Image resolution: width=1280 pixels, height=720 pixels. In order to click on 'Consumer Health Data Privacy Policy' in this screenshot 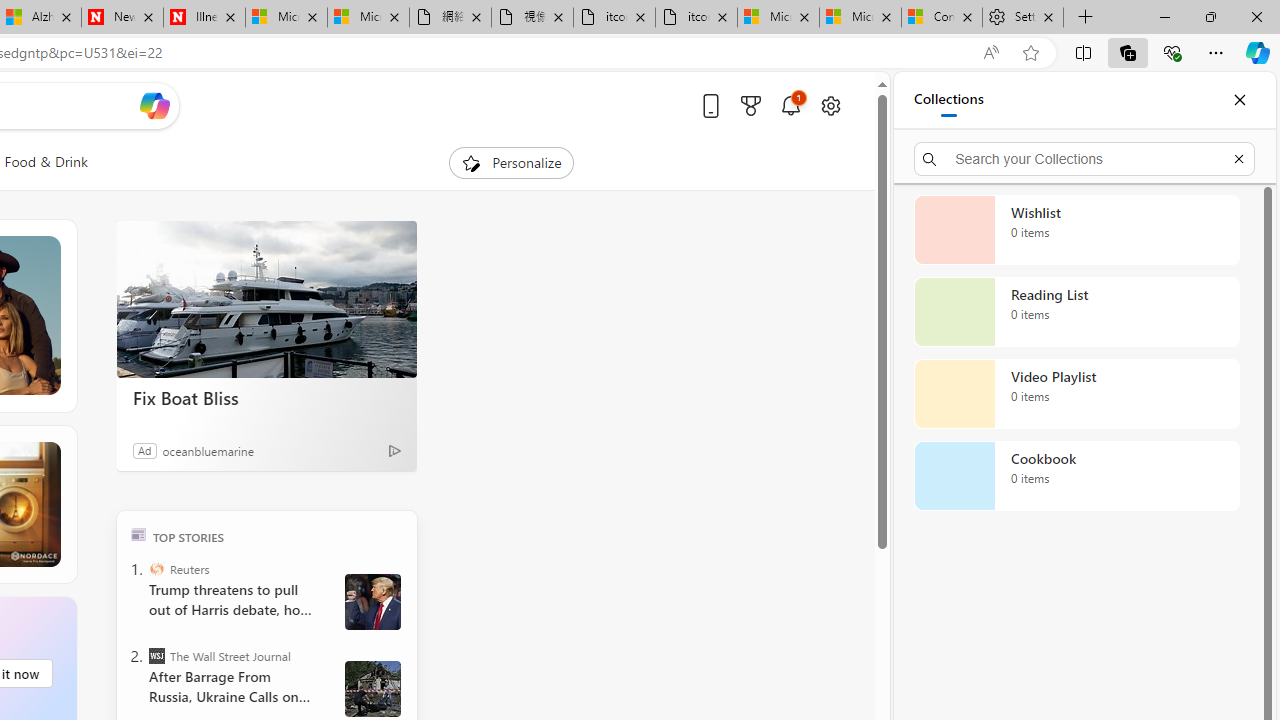, I will do `click(941, 17)`.